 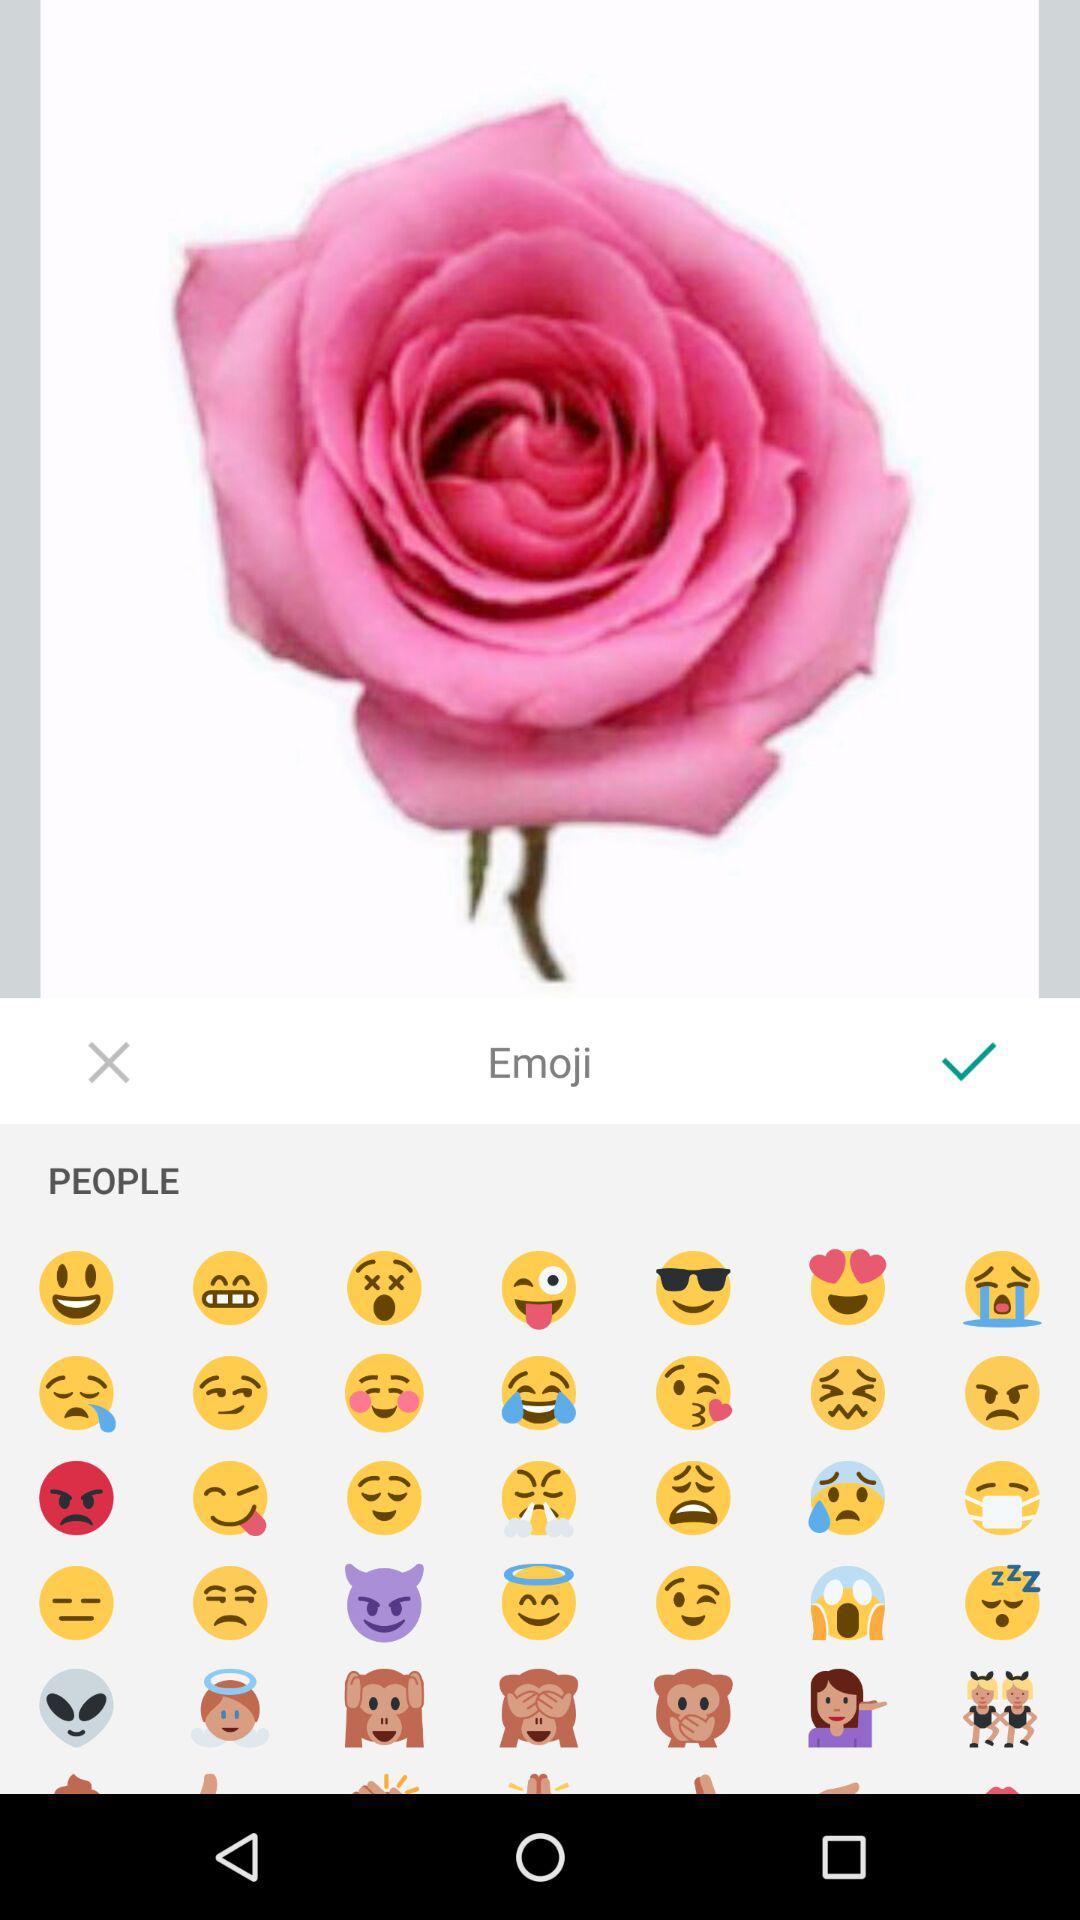 I want to click on insert emoji, so click(x=692, y=1498).